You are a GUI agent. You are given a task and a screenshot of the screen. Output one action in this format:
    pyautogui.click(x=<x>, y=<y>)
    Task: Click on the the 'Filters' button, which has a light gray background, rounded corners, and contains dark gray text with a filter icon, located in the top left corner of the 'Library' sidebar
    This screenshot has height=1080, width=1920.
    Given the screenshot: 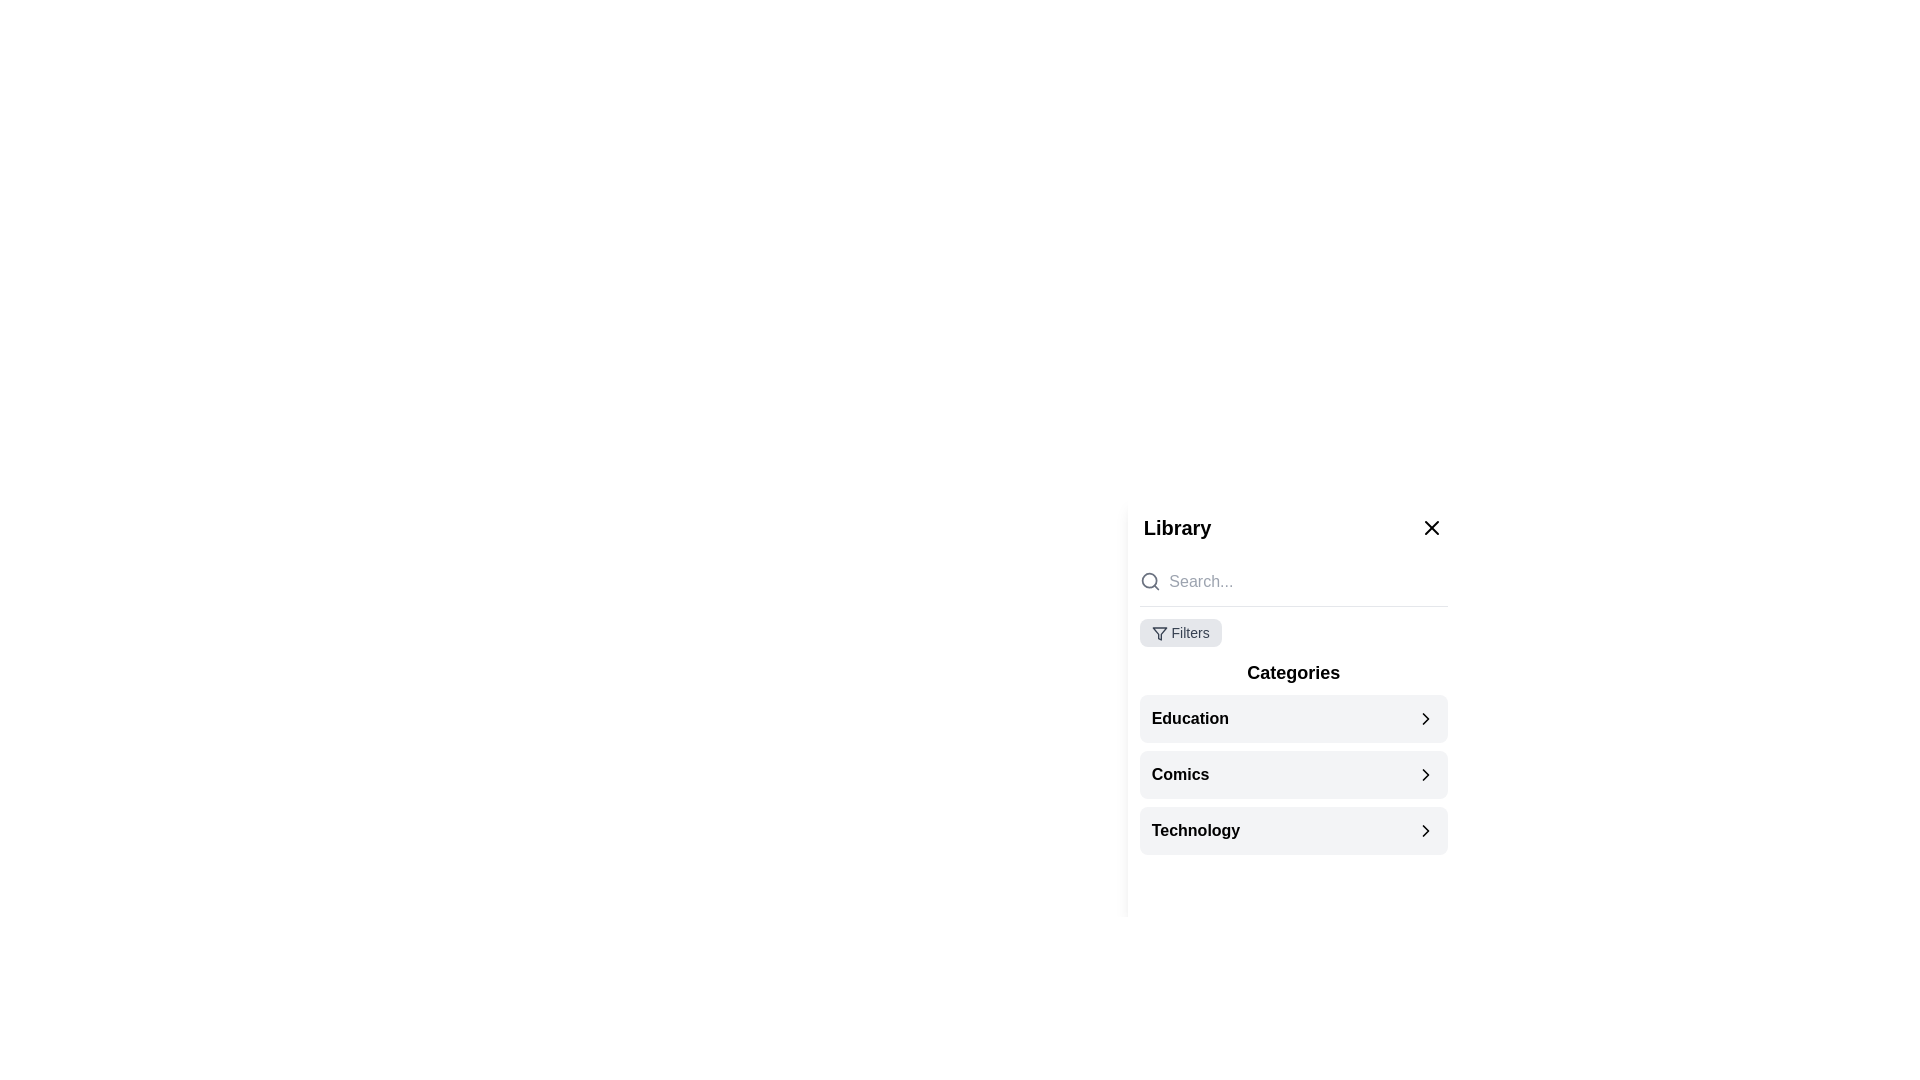 What is the action you would take?
    pyautogui.click(x=1180, y=632)
    